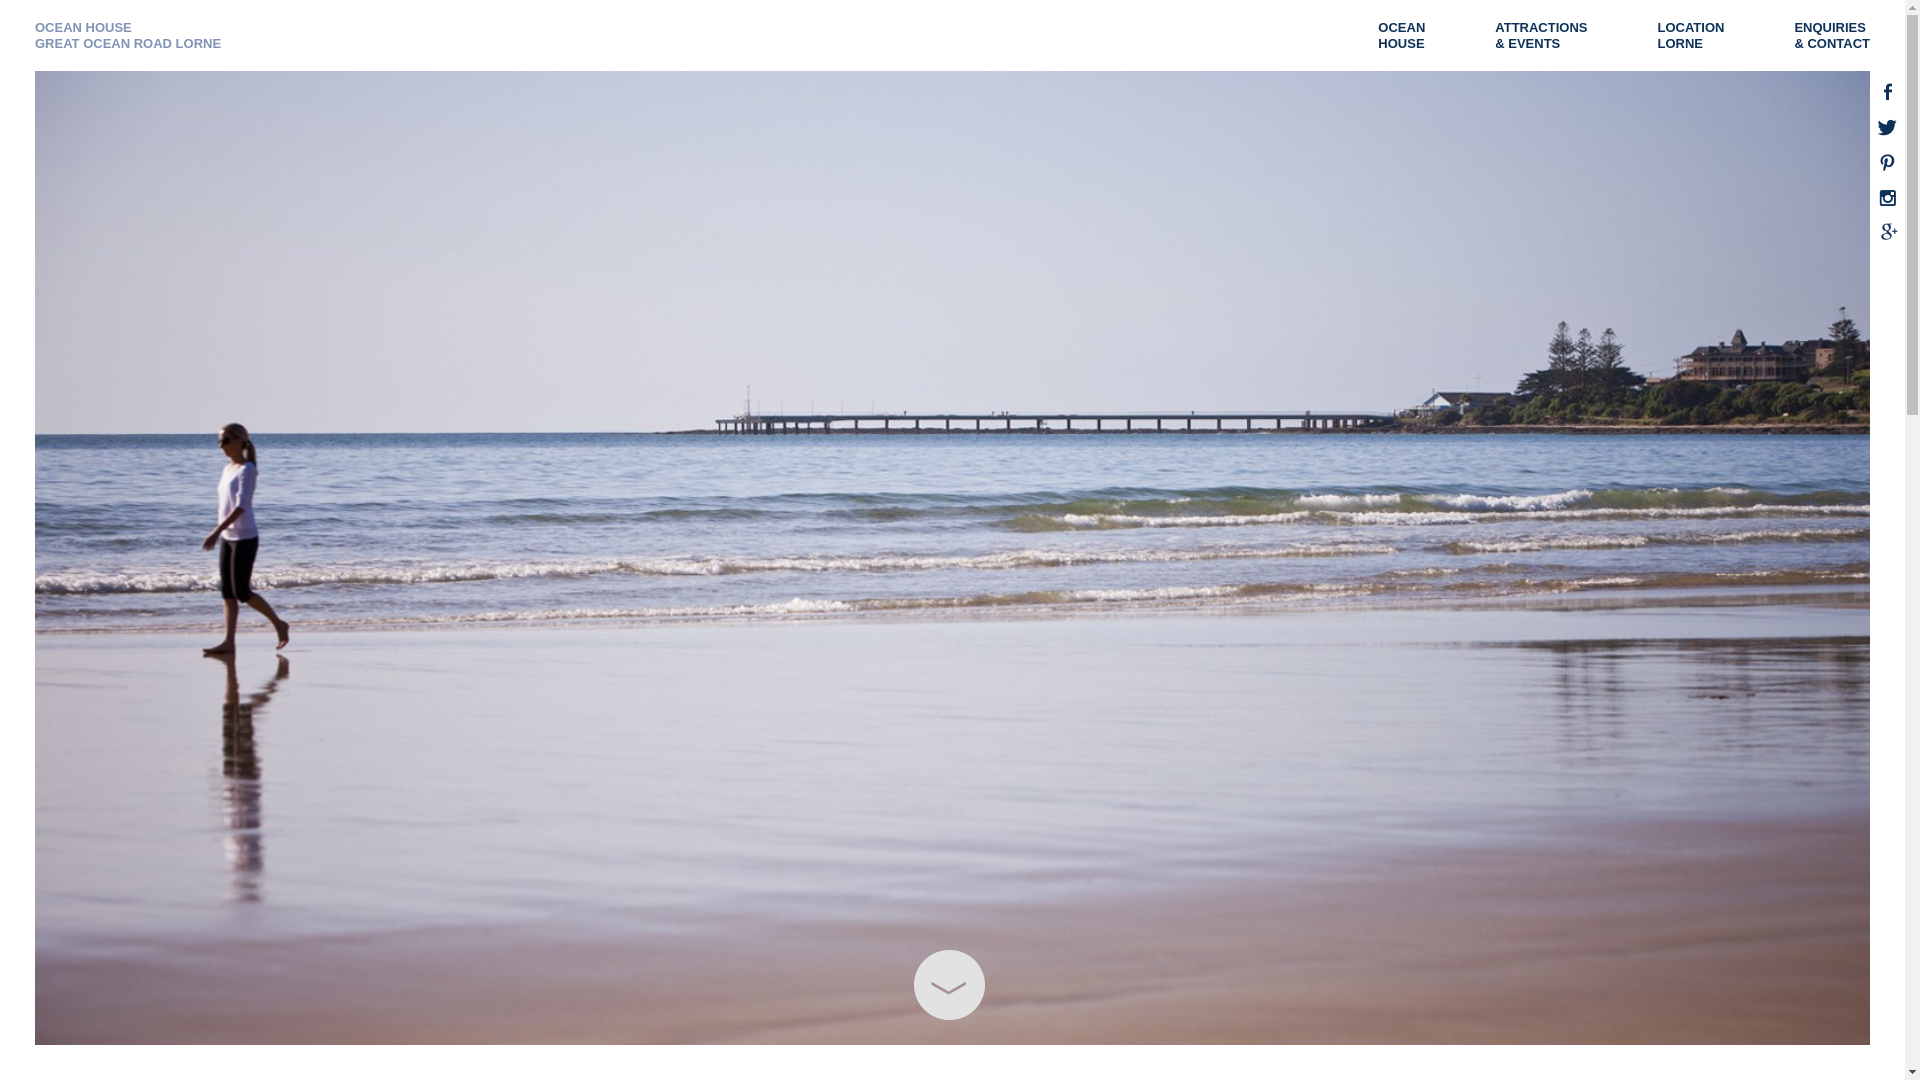  What do you see at coordinates (1841, 35) in the screenshot?
I see `'ENQUIRIES` at bounding box center [1841, 35].